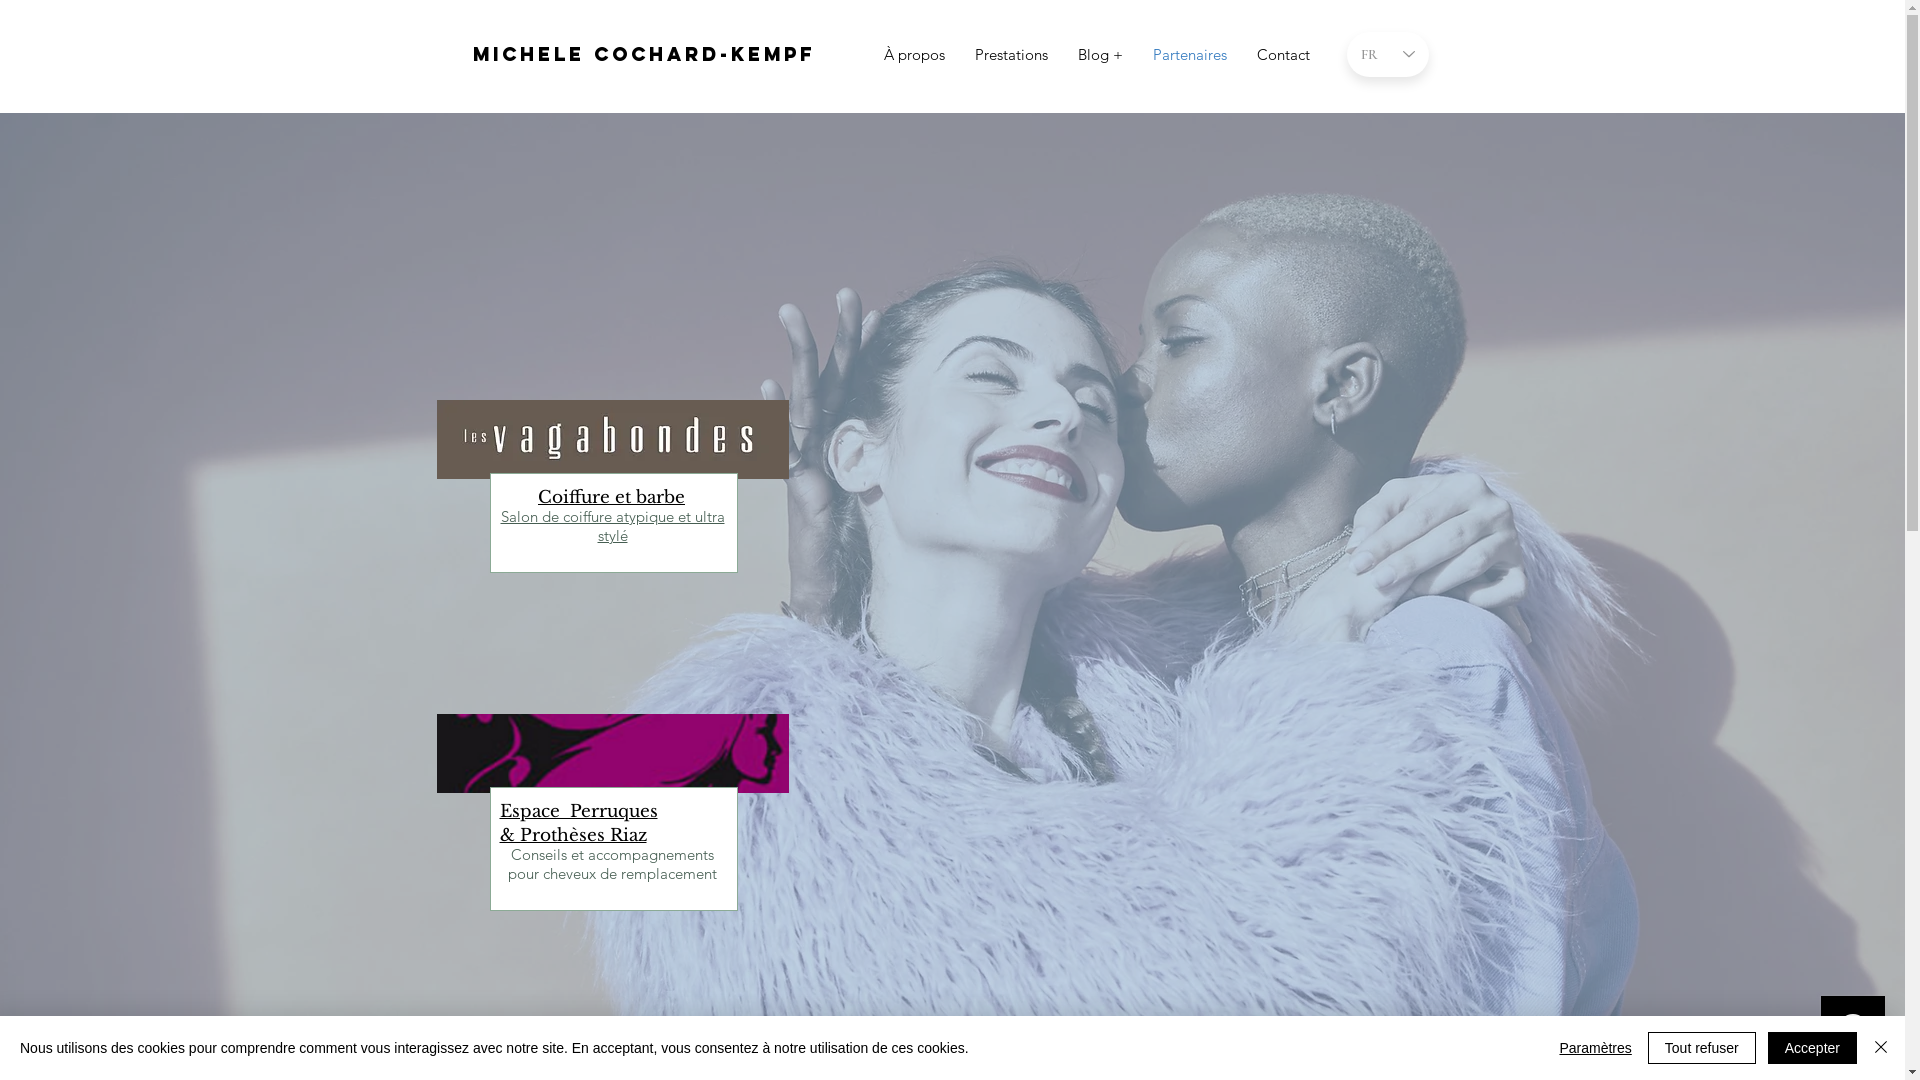 The height and width of the screenshot is (1080, 1920). I want to click on 'Accepter', so click(1812, 1047).